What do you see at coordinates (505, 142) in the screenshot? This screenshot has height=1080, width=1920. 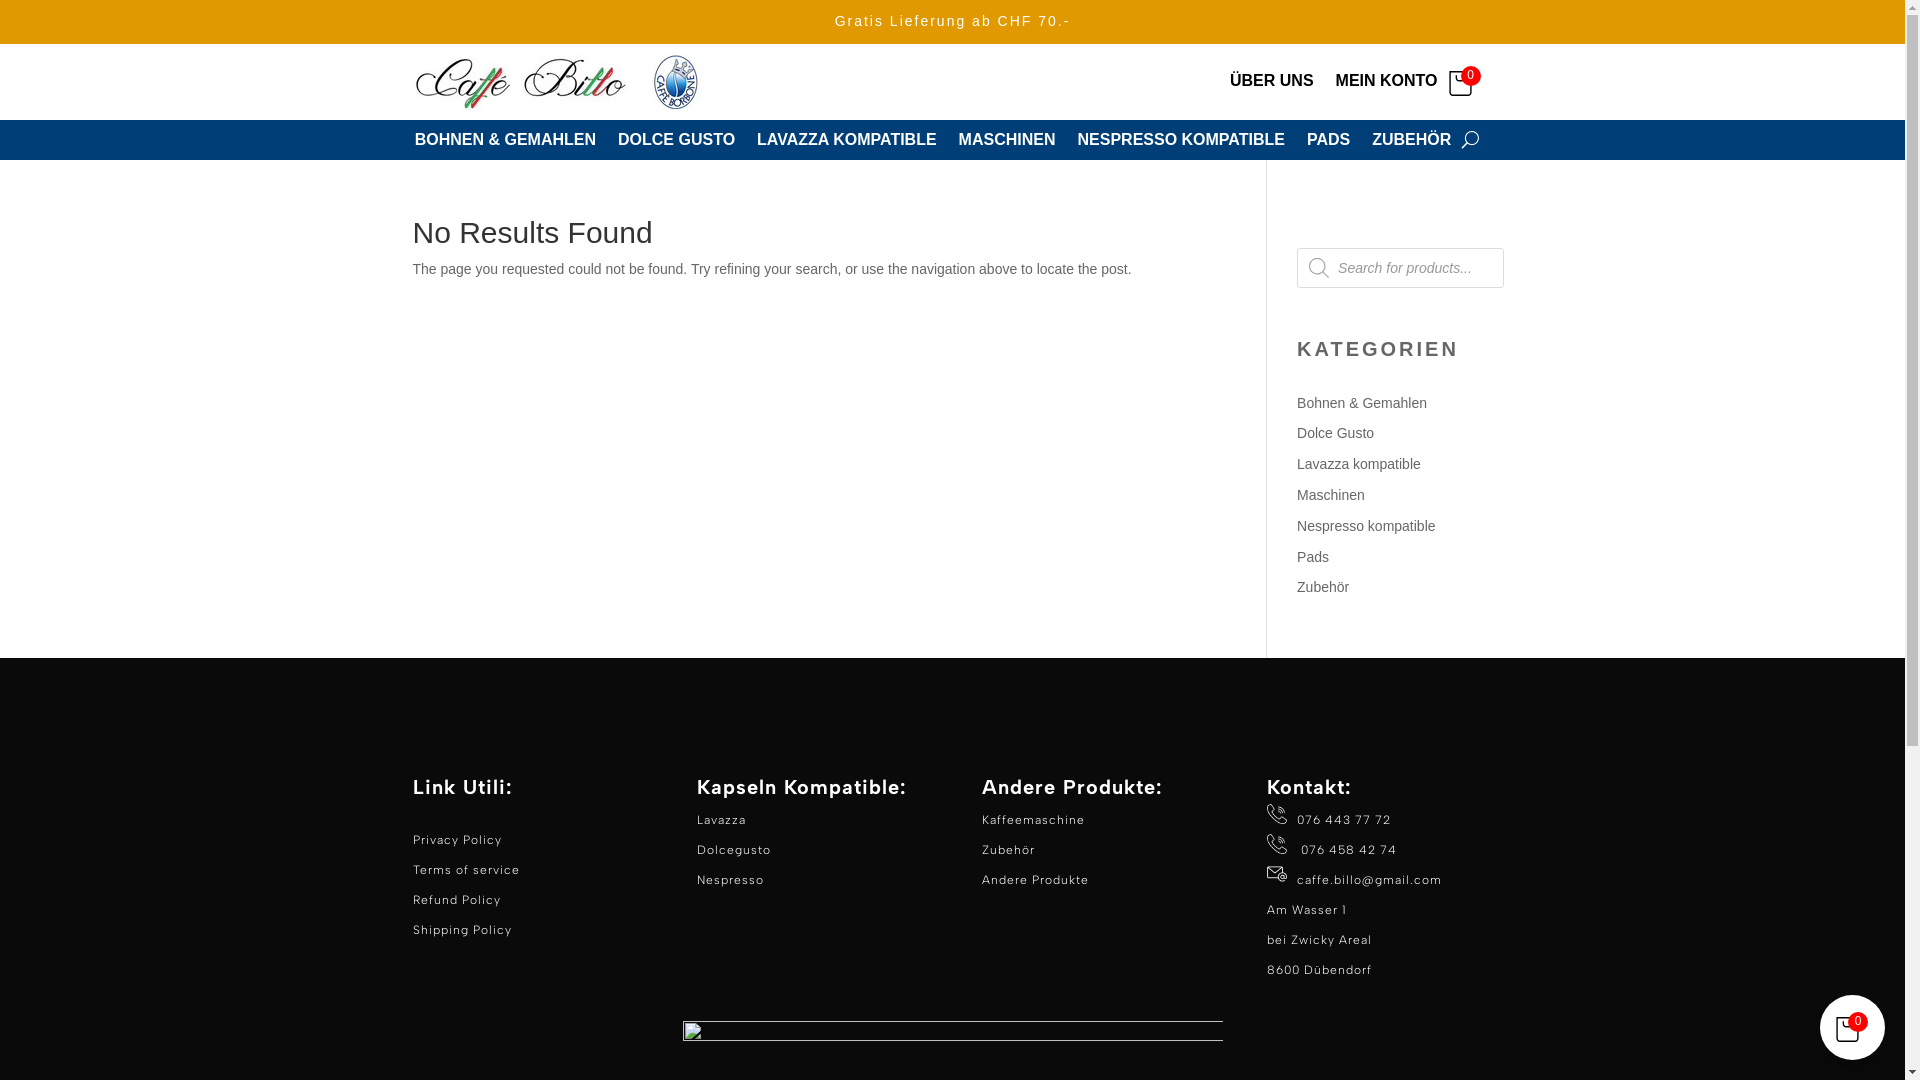 I see `'BOHNEN & GEMAHLEN'` at bounding box center [505, 142].